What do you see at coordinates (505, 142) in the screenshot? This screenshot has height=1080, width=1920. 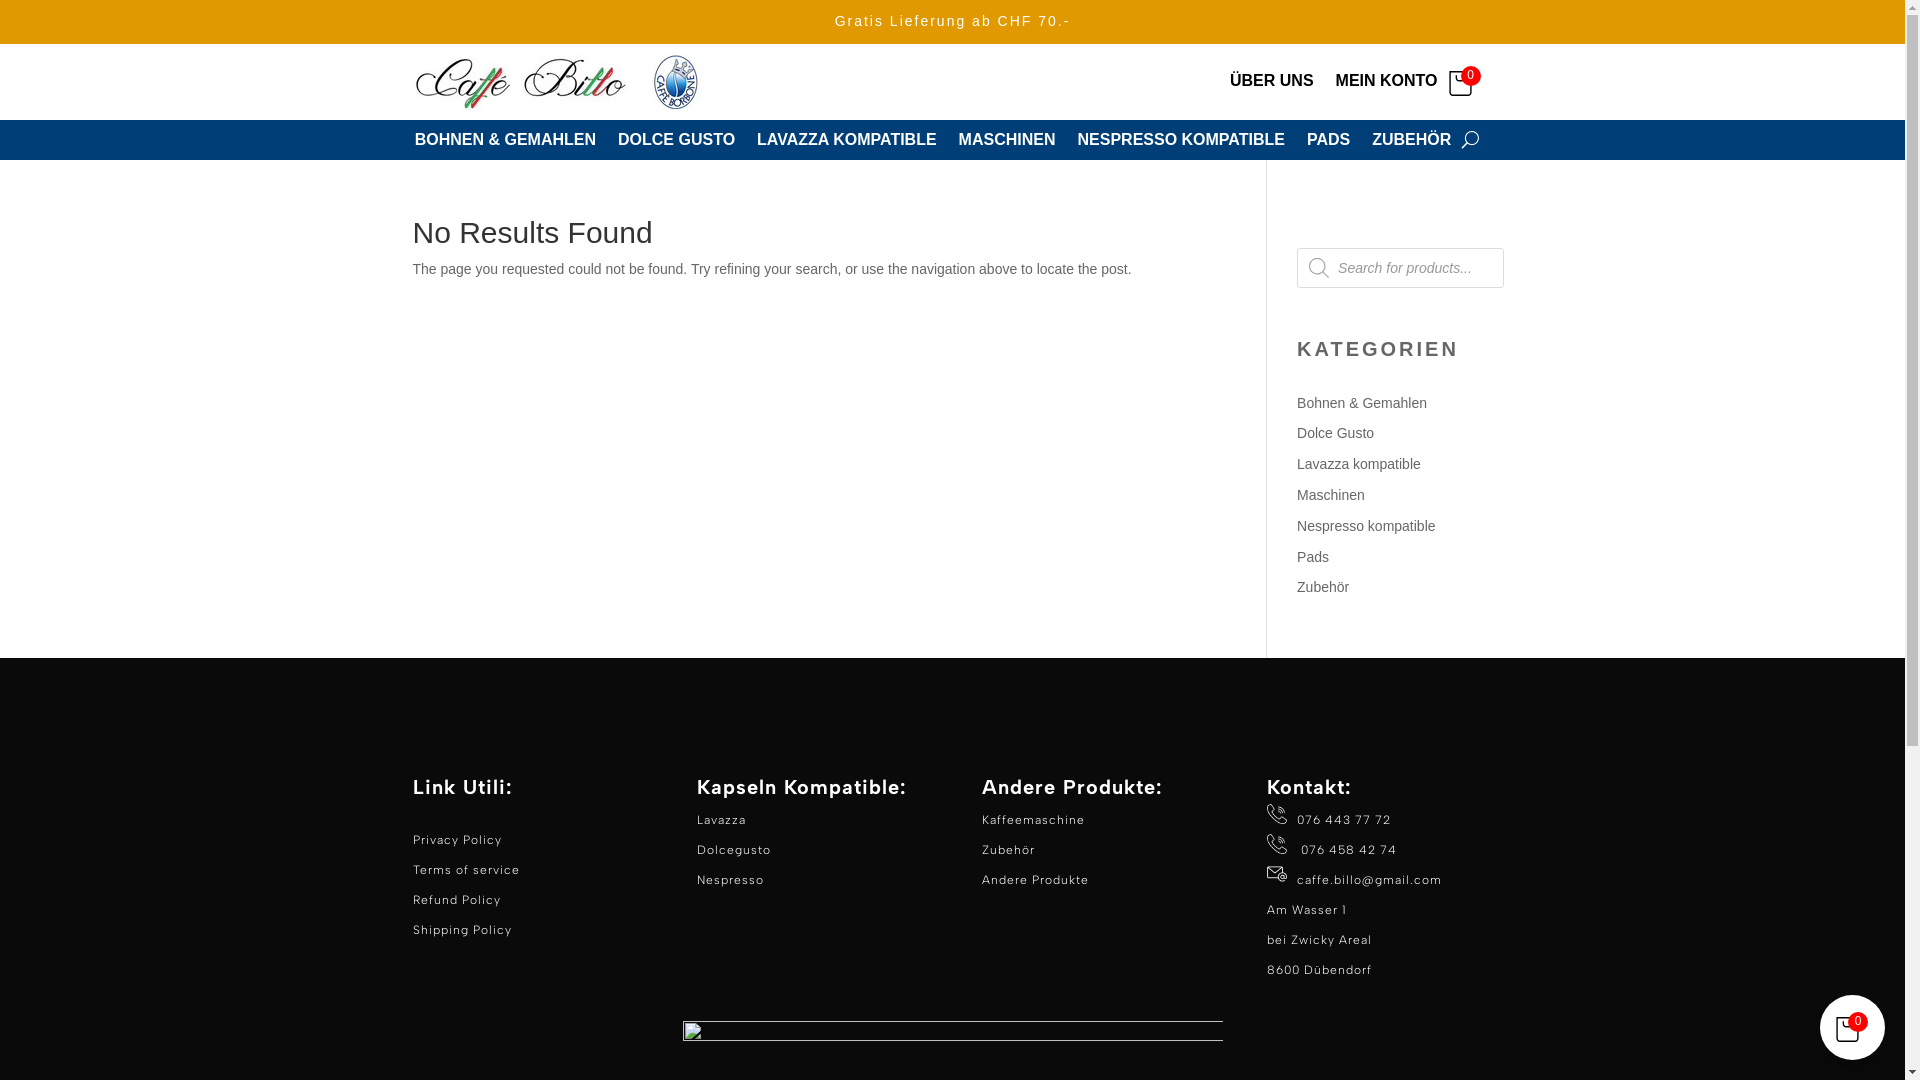 I see `'BOHNEN & GEMAHLEN'` at bounding box center [505, 142].